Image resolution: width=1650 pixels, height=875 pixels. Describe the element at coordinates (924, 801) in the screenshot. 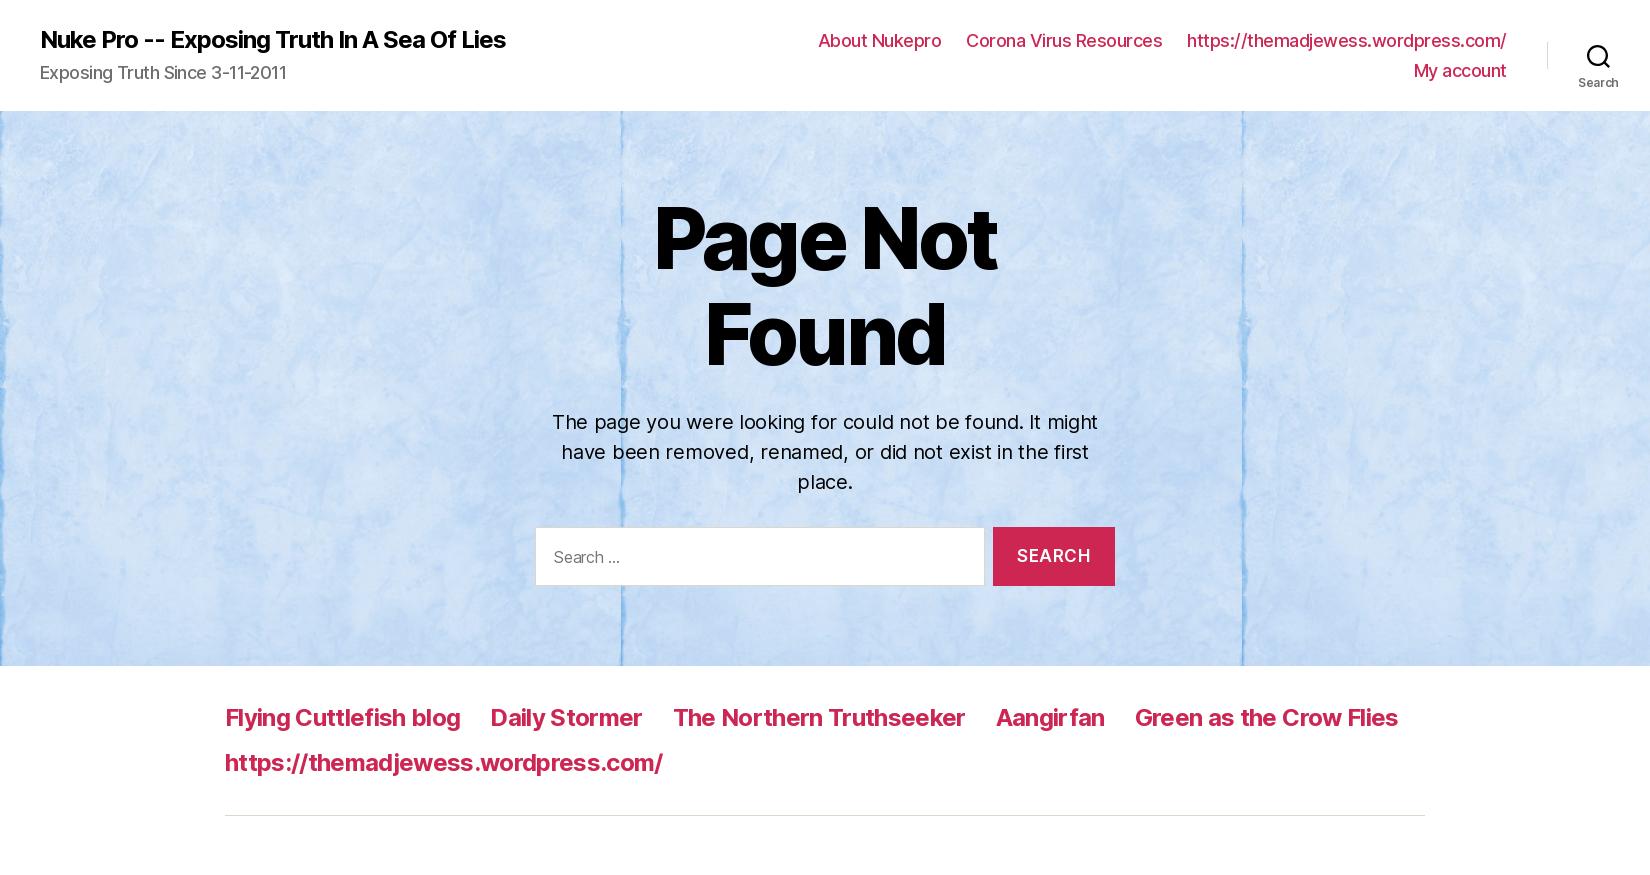

I see `'October 2022'` at that location.